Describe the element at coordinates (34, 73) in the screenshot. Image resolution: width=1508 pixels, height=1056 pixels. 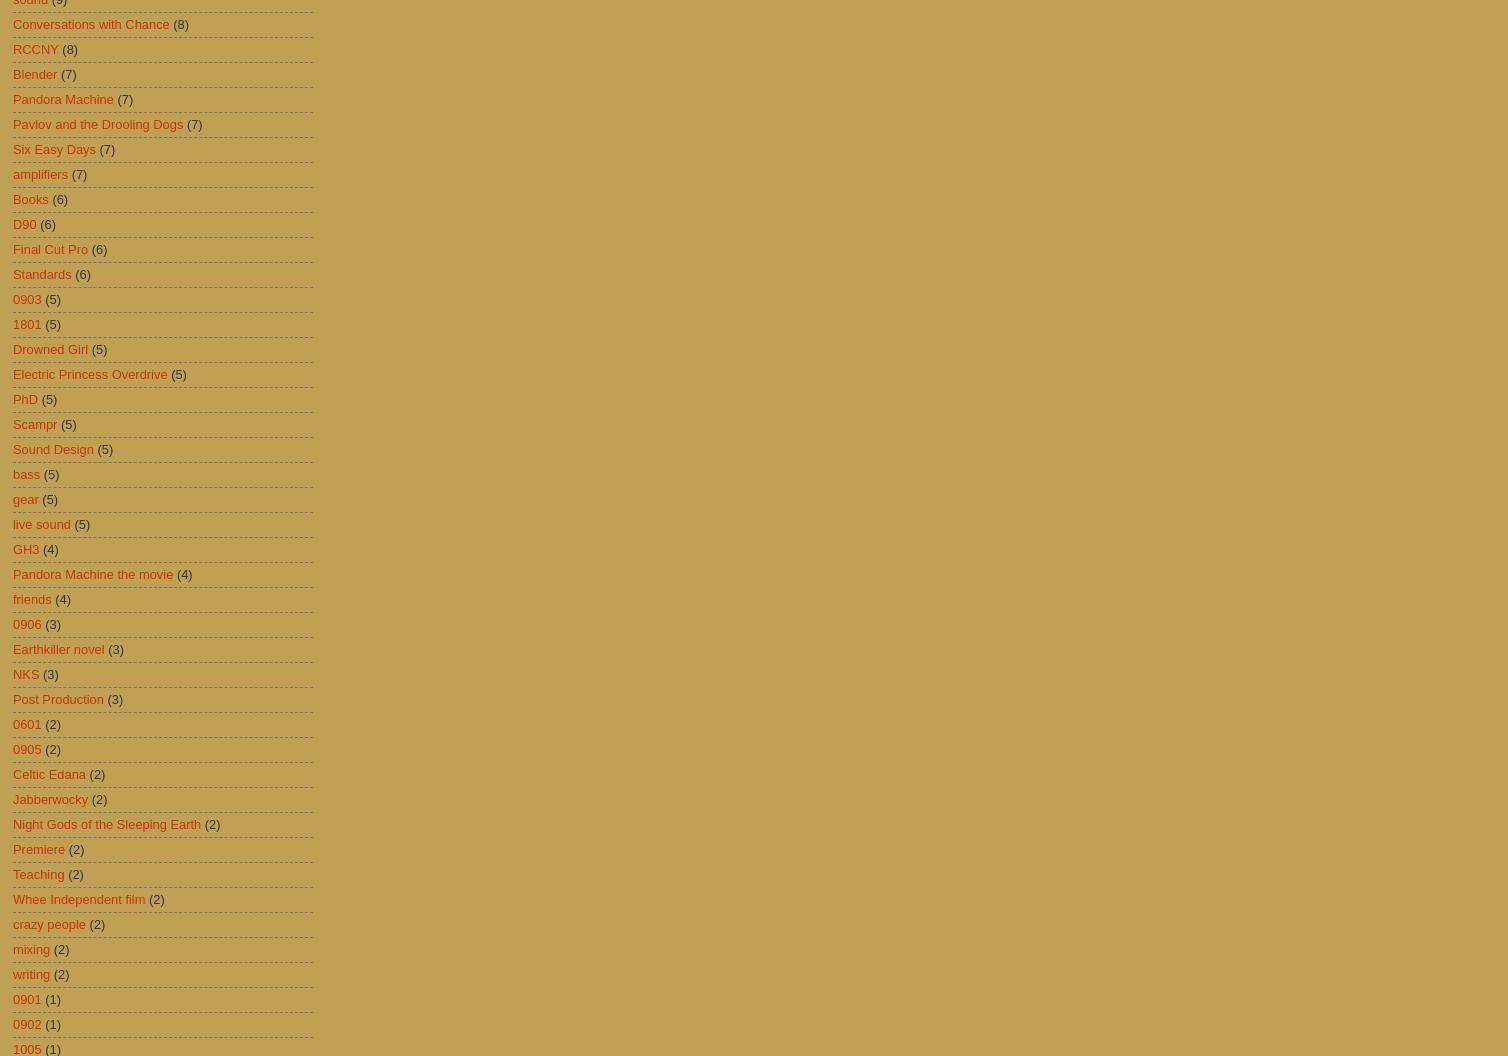
I see `'Blender'` at that location.